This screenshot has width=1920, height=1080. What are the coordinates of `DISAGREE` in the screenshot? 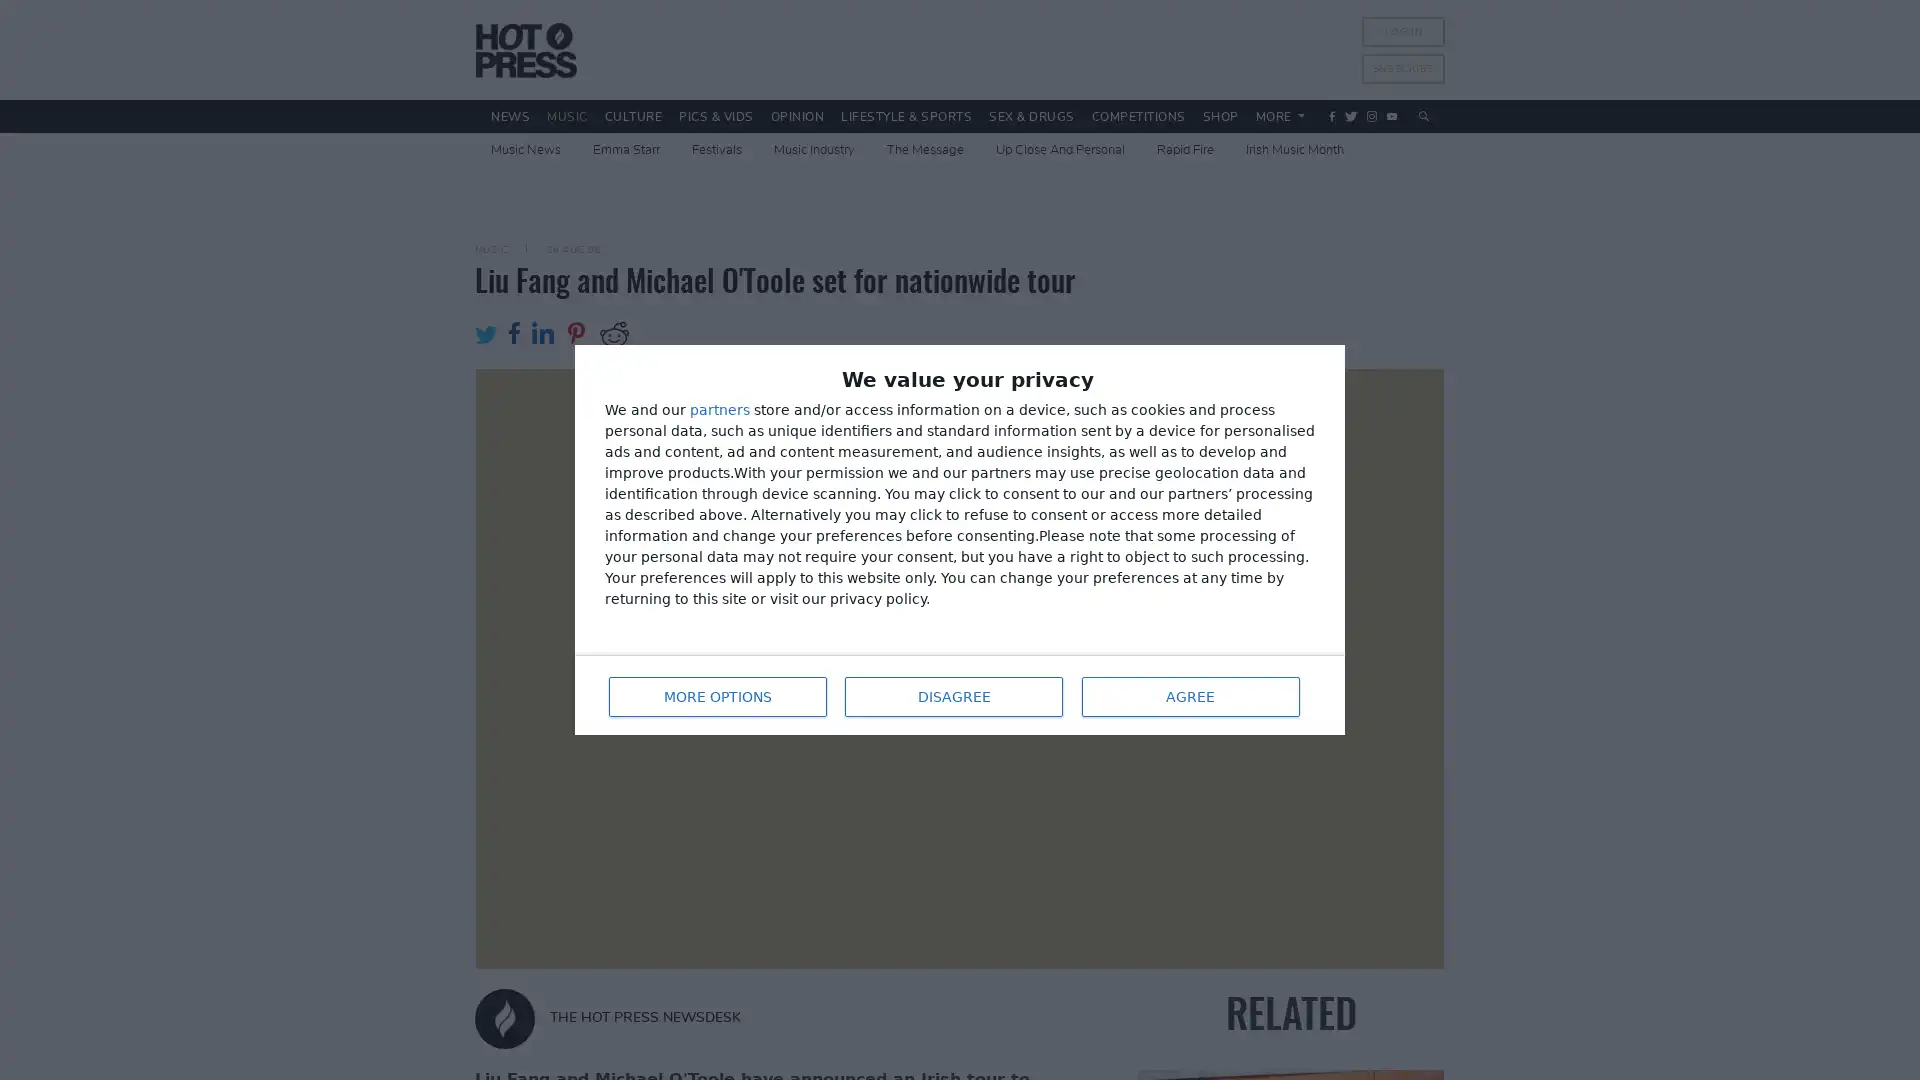 It's located at (950, 693).